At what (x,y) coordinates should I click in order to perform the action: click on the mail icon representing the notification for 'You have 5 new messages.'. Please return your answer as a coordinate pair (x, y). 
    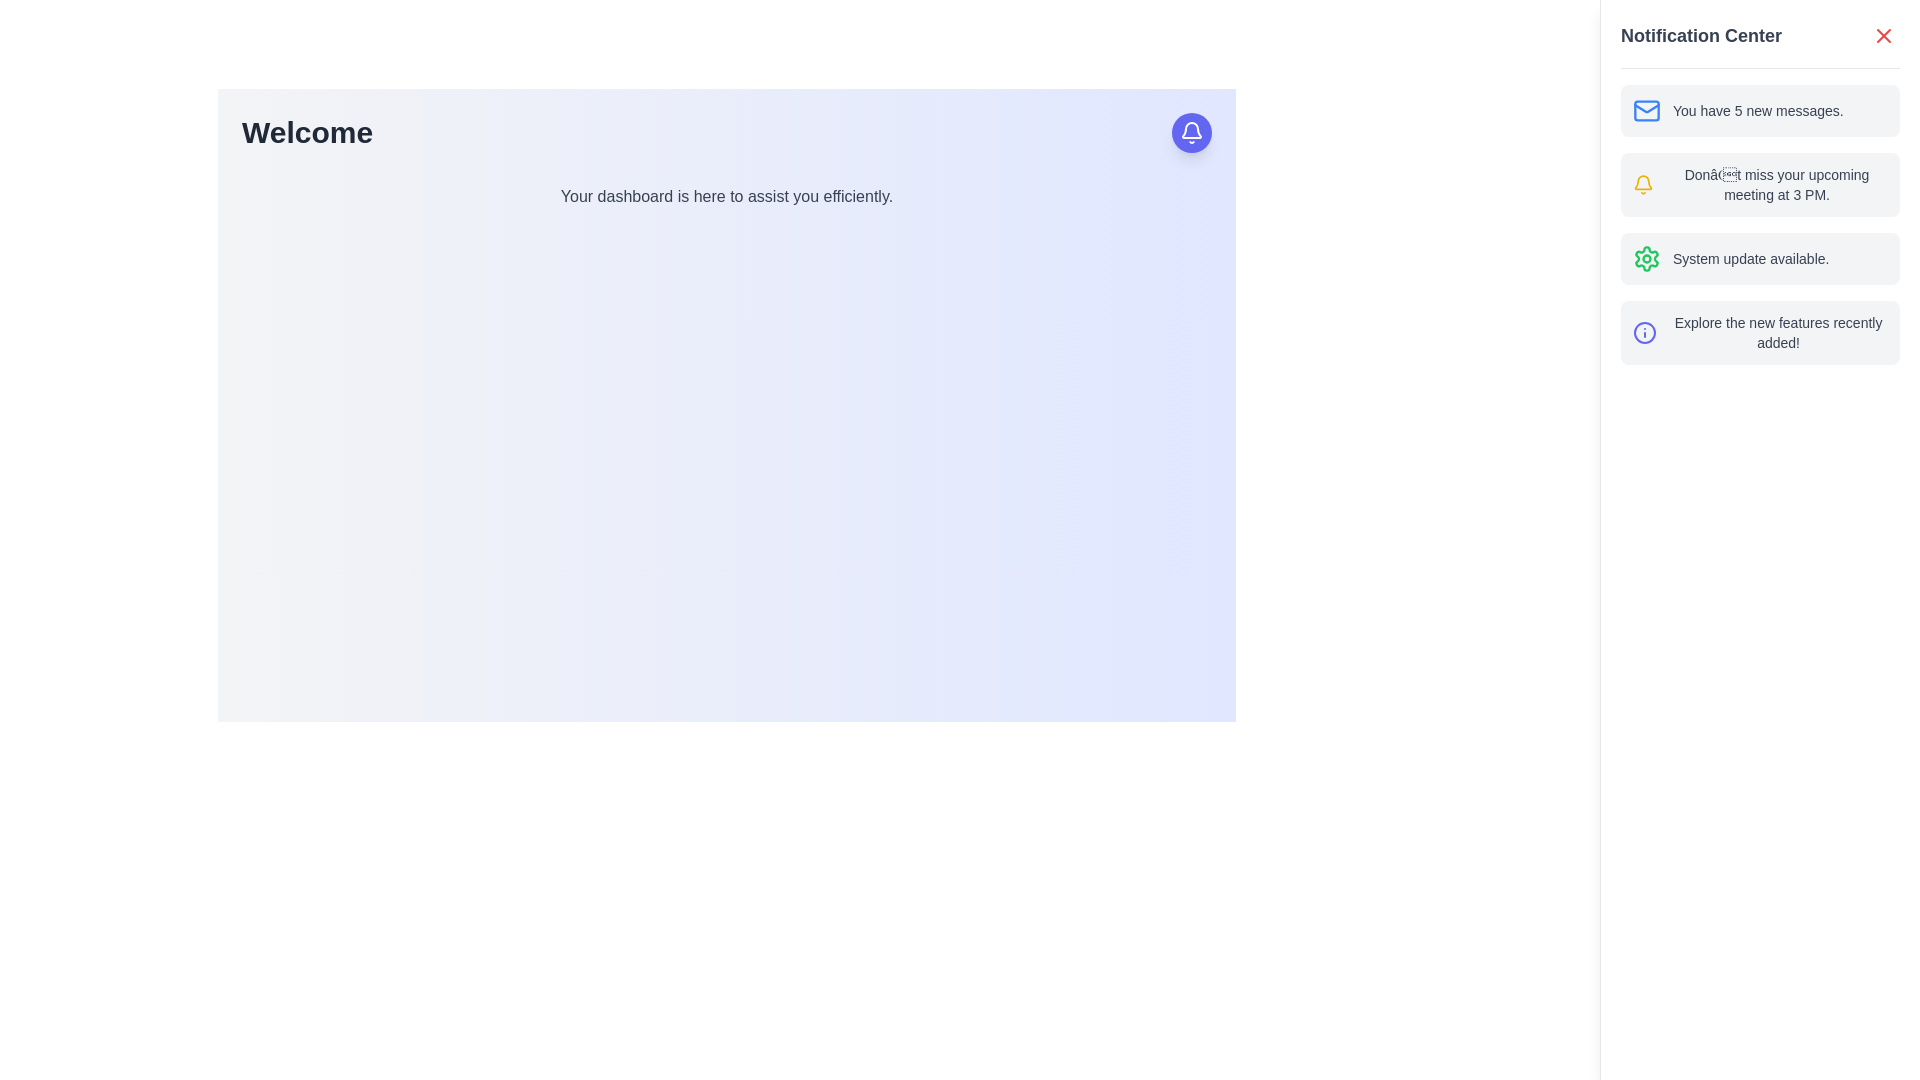
    Looking at the image, I should click on (1646, 111).